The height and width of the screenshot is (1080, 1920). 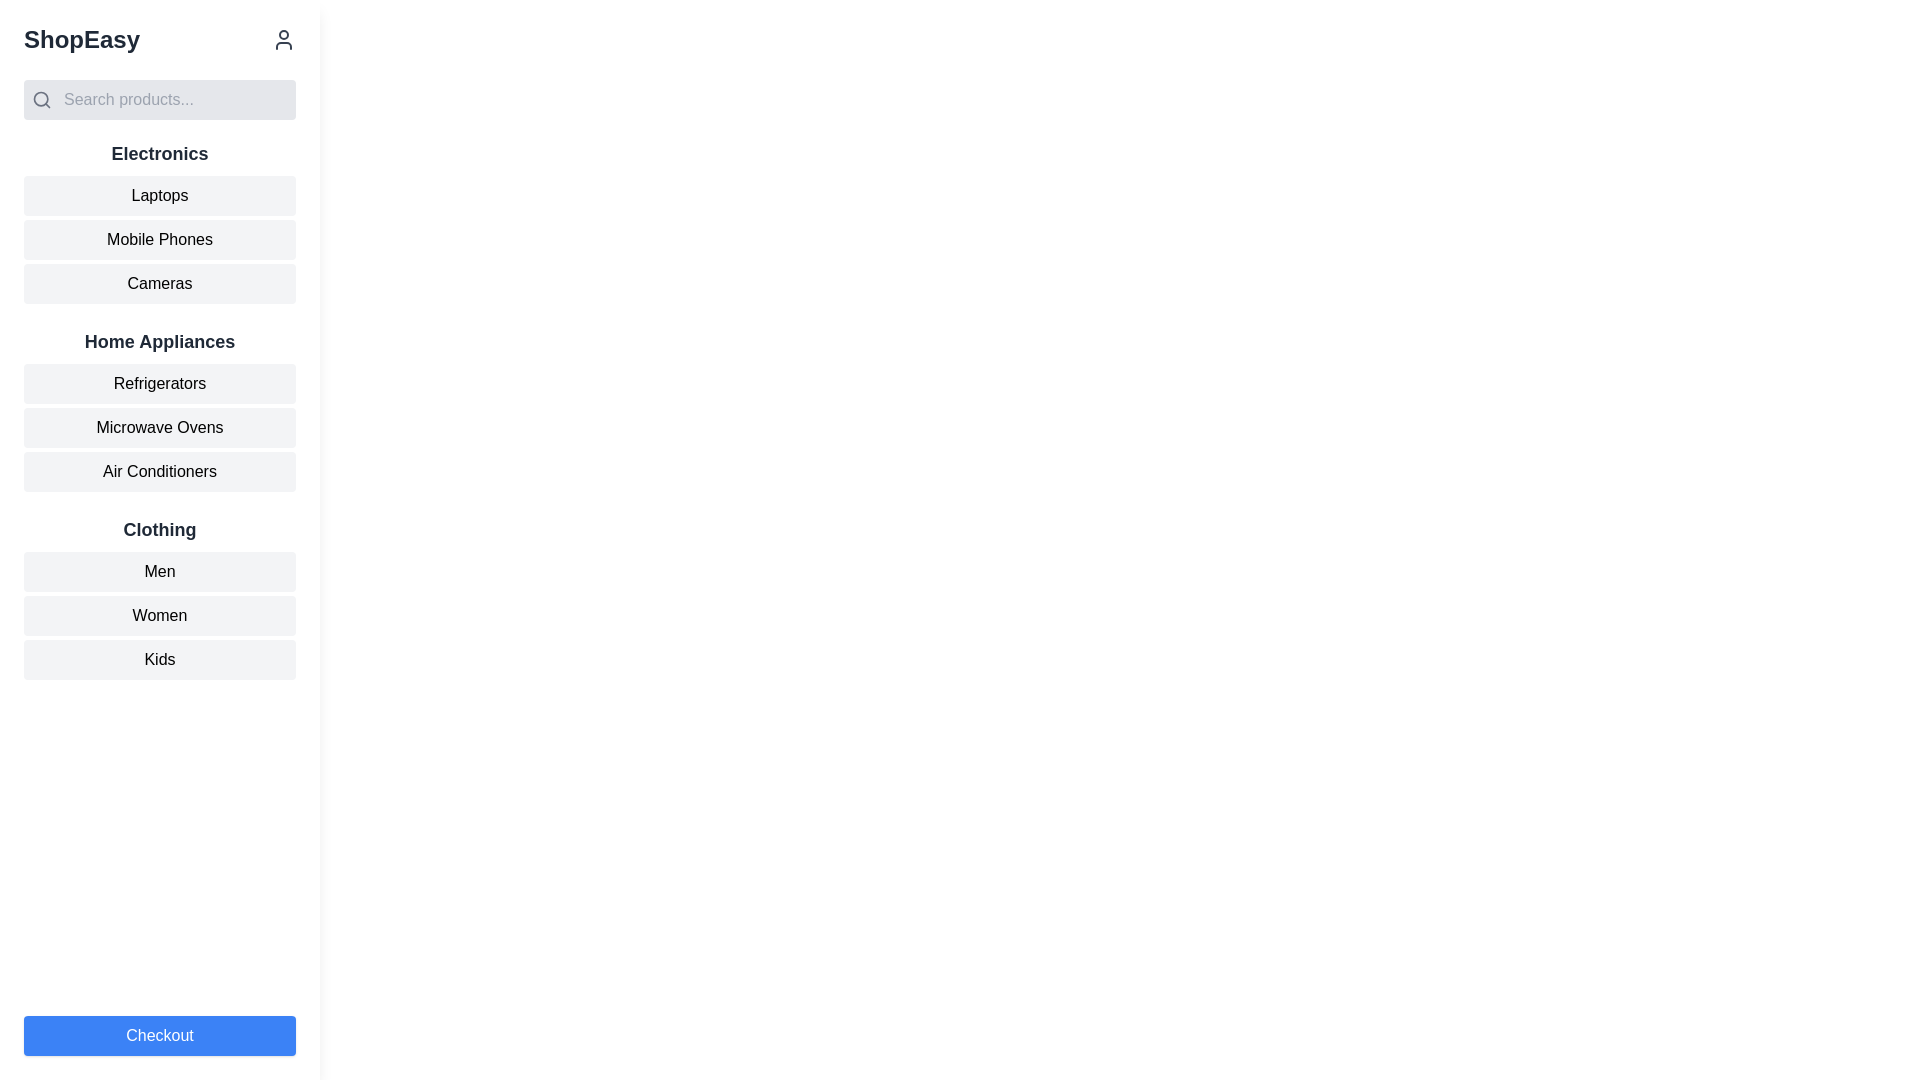 I want to click on the user icon styled as a profile image silhouette in dark gray located in the top-right of the header, next to 'ShopEasy', so click(x=282, y=39).